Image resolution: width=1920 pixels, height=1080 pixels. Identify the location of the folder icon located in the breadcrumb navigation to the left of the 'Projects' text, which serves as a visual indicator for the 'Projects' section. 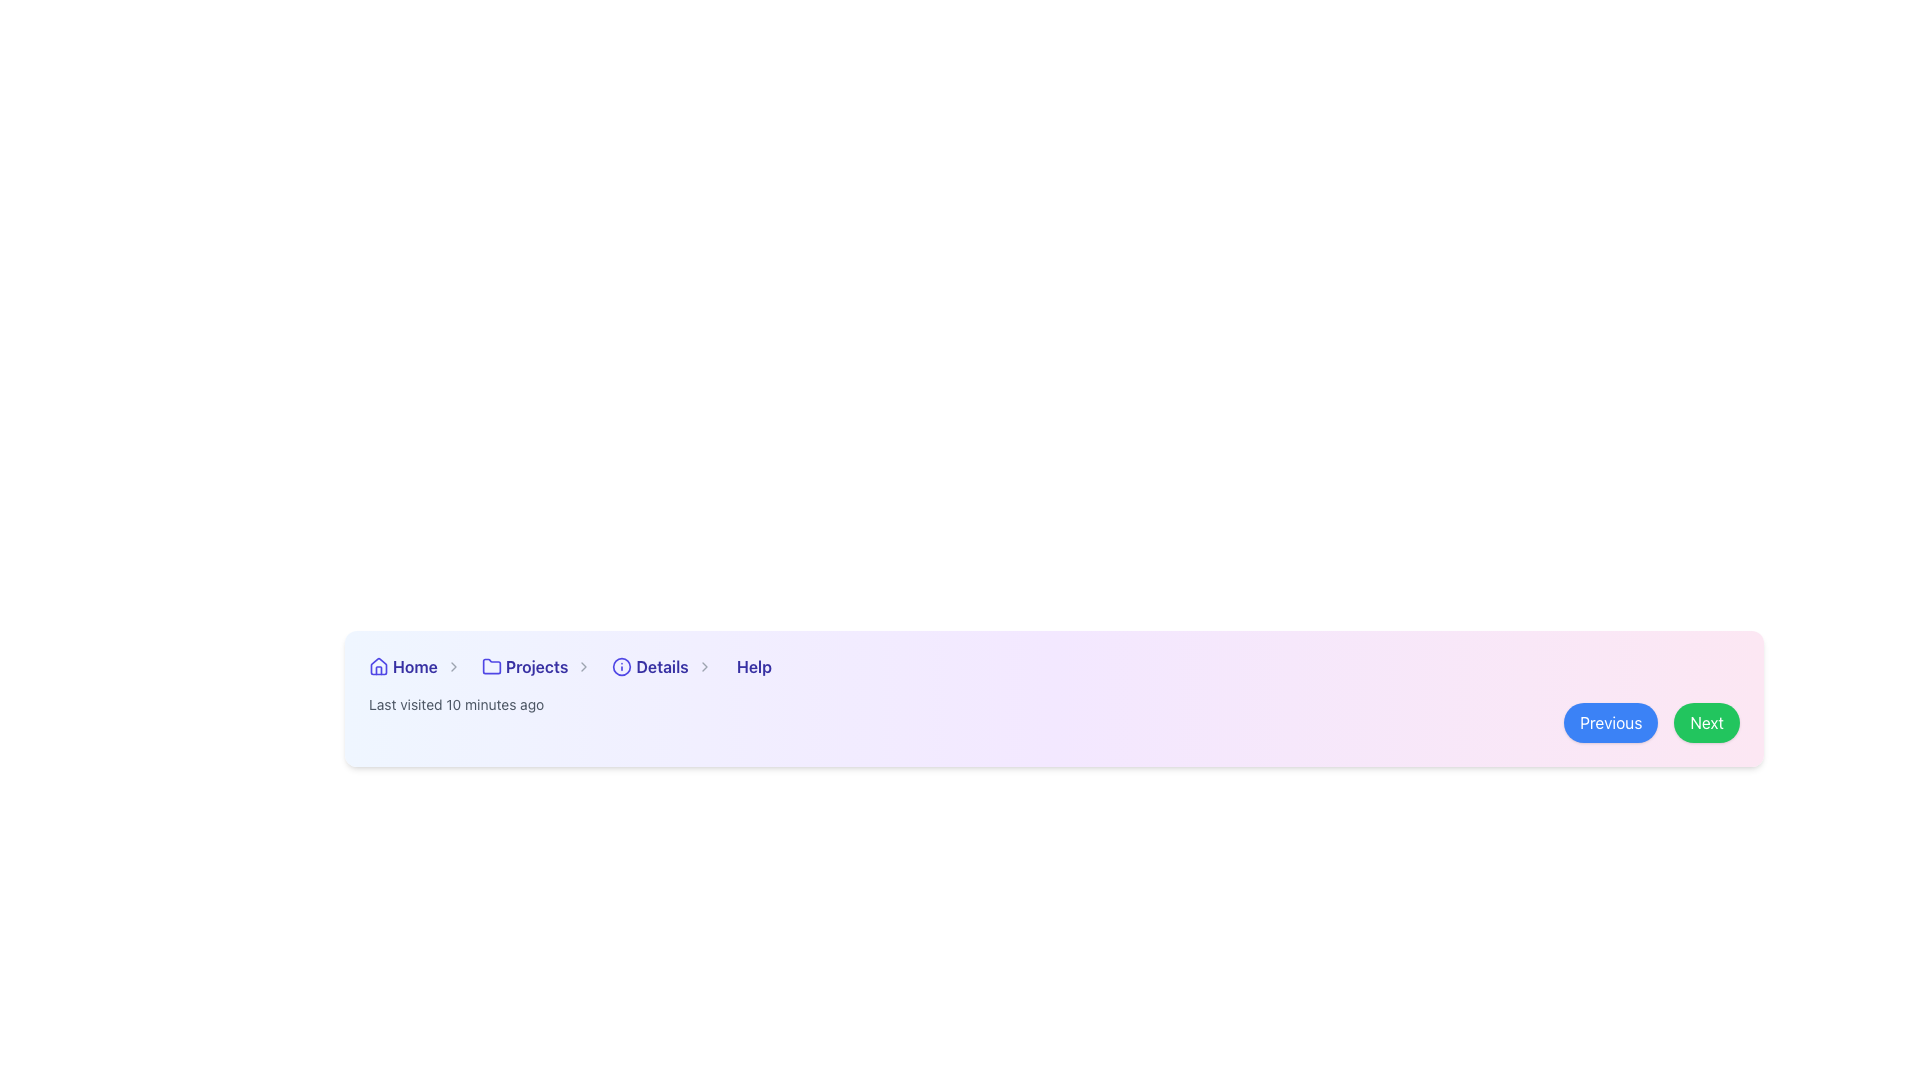
(491, 667).